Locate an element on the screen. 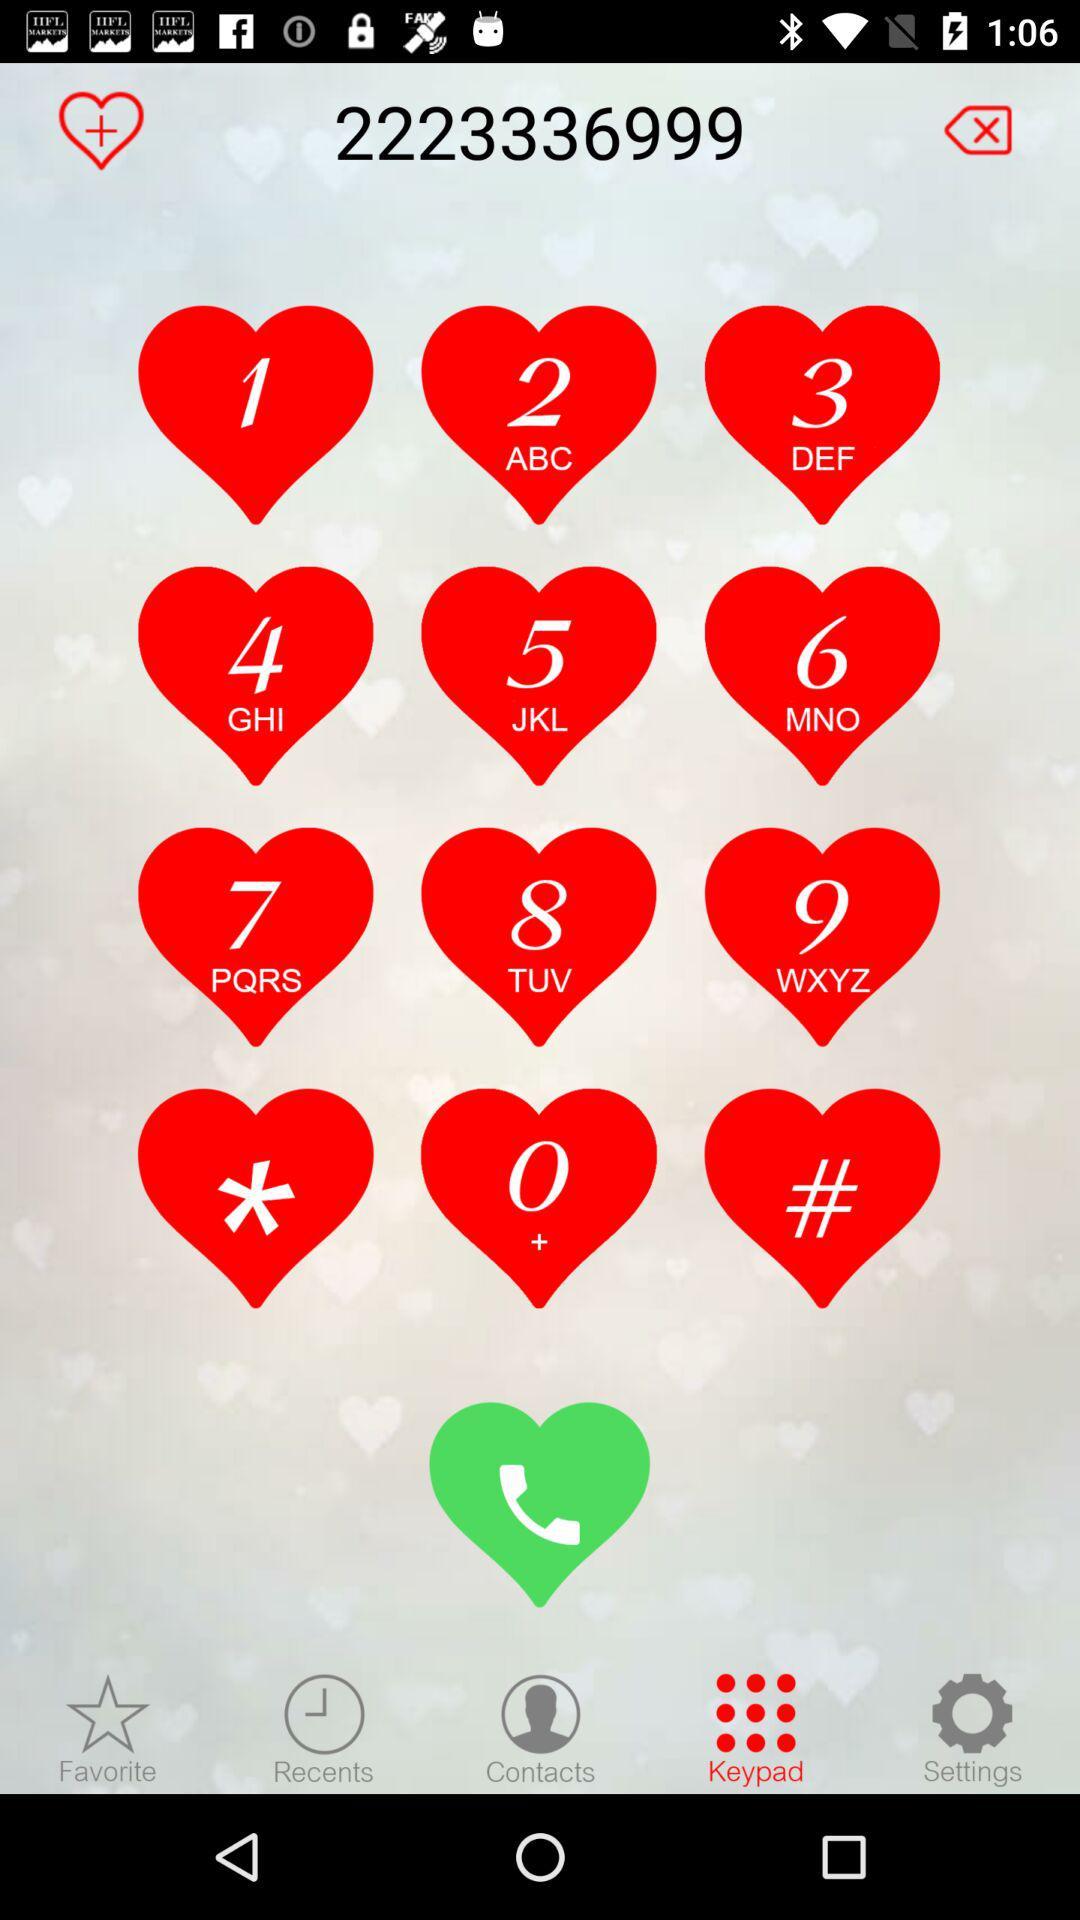  the avatar icon is located at coordinates (540, 1728).